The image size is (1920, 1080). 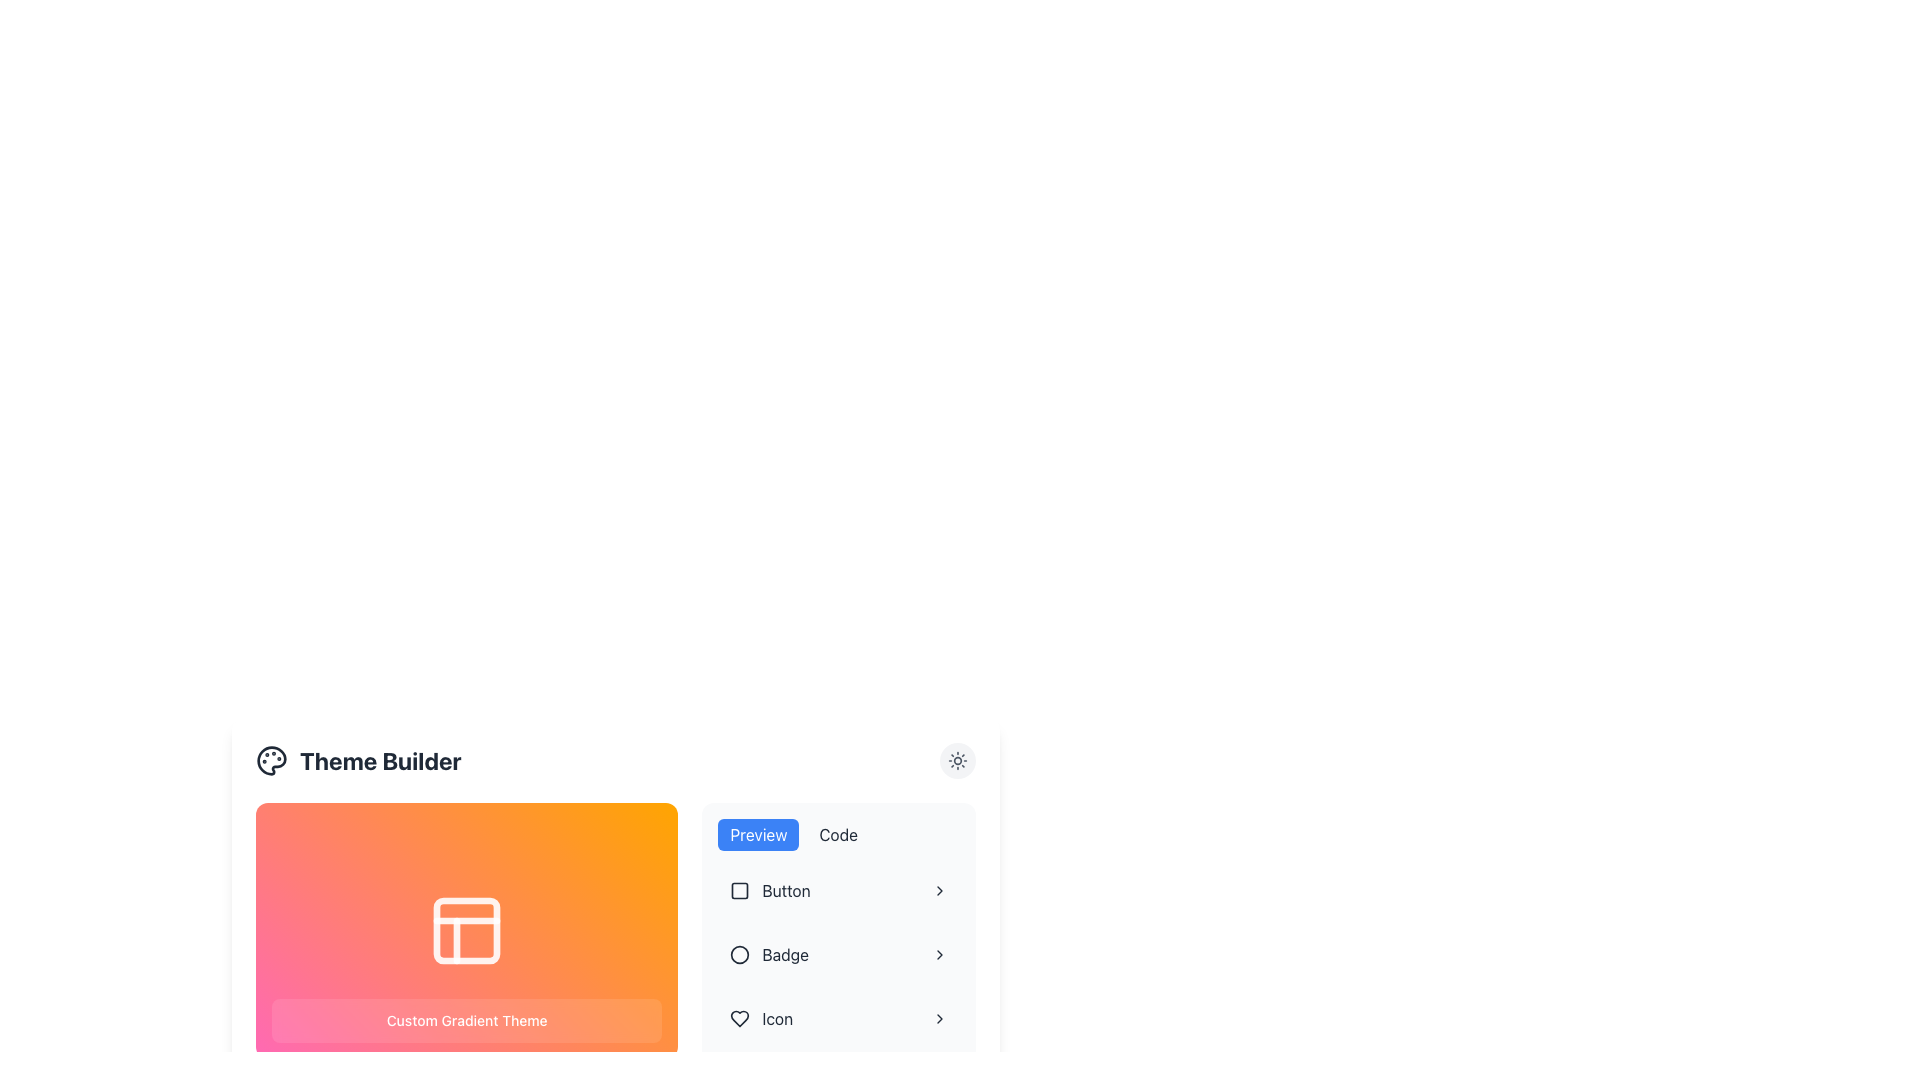 I want to click on the bold text element displaying 'Theme Builder', which is styled in a large sans-serif font and positioned to the right of an artist's palette icon, so click(x=380, y=760).